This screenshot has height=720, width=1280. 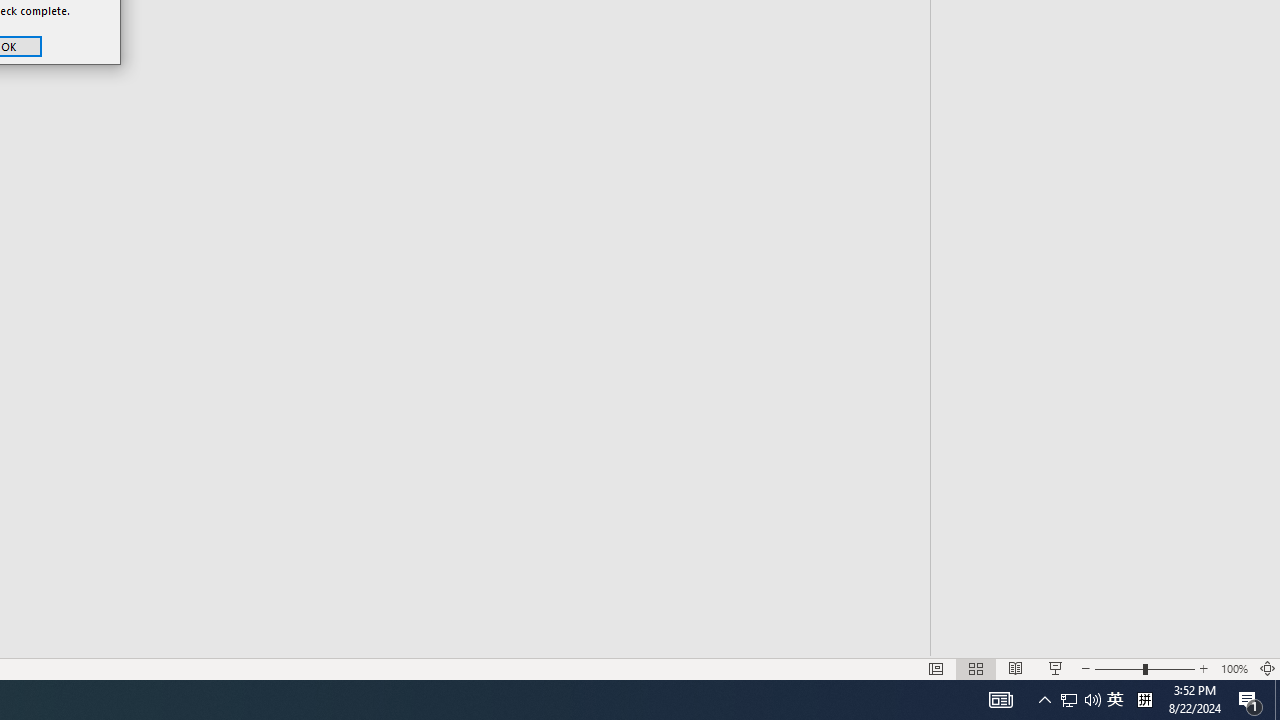 What do you see at coordinates (1248, 640) in the screenshot?
I see `'Zoom 140%'` at bounding box center [1248, 640].